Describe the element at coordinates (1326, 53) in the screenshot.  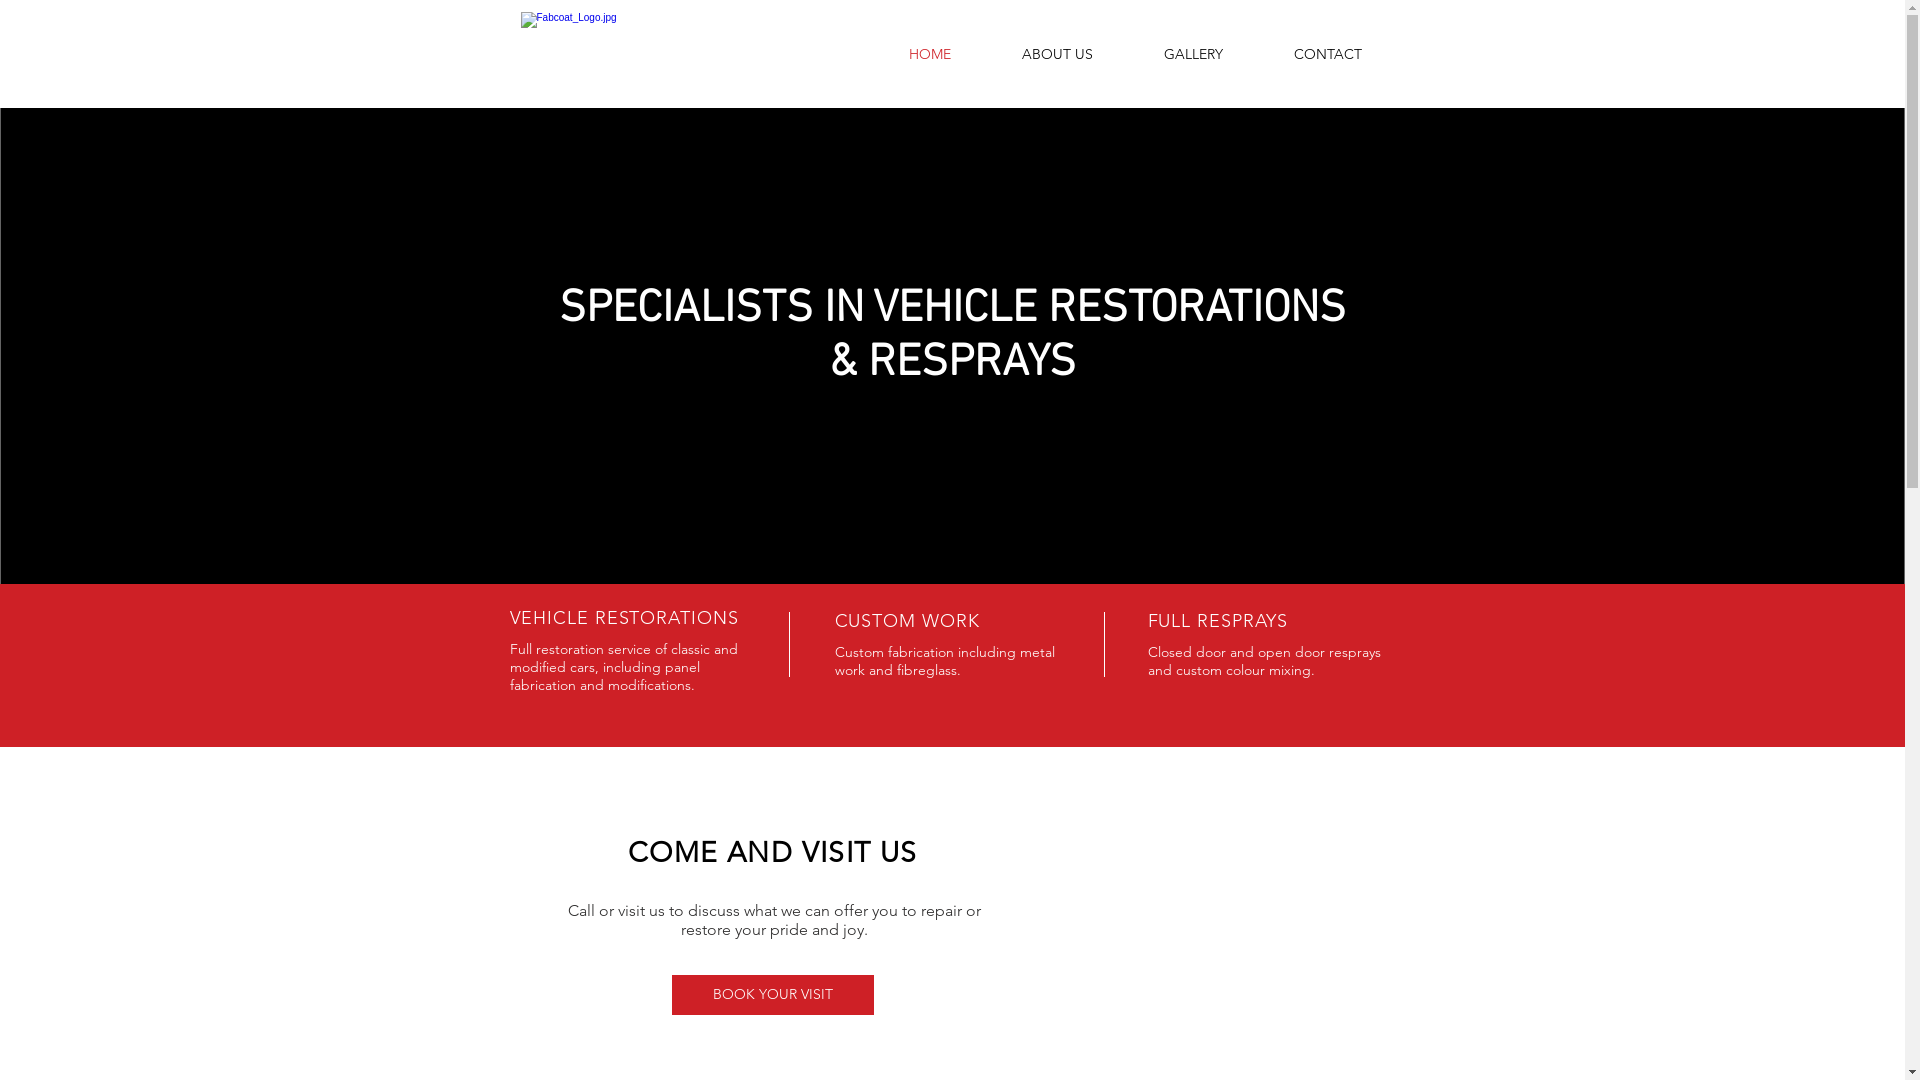
I see `'CONTACT'` at that location.